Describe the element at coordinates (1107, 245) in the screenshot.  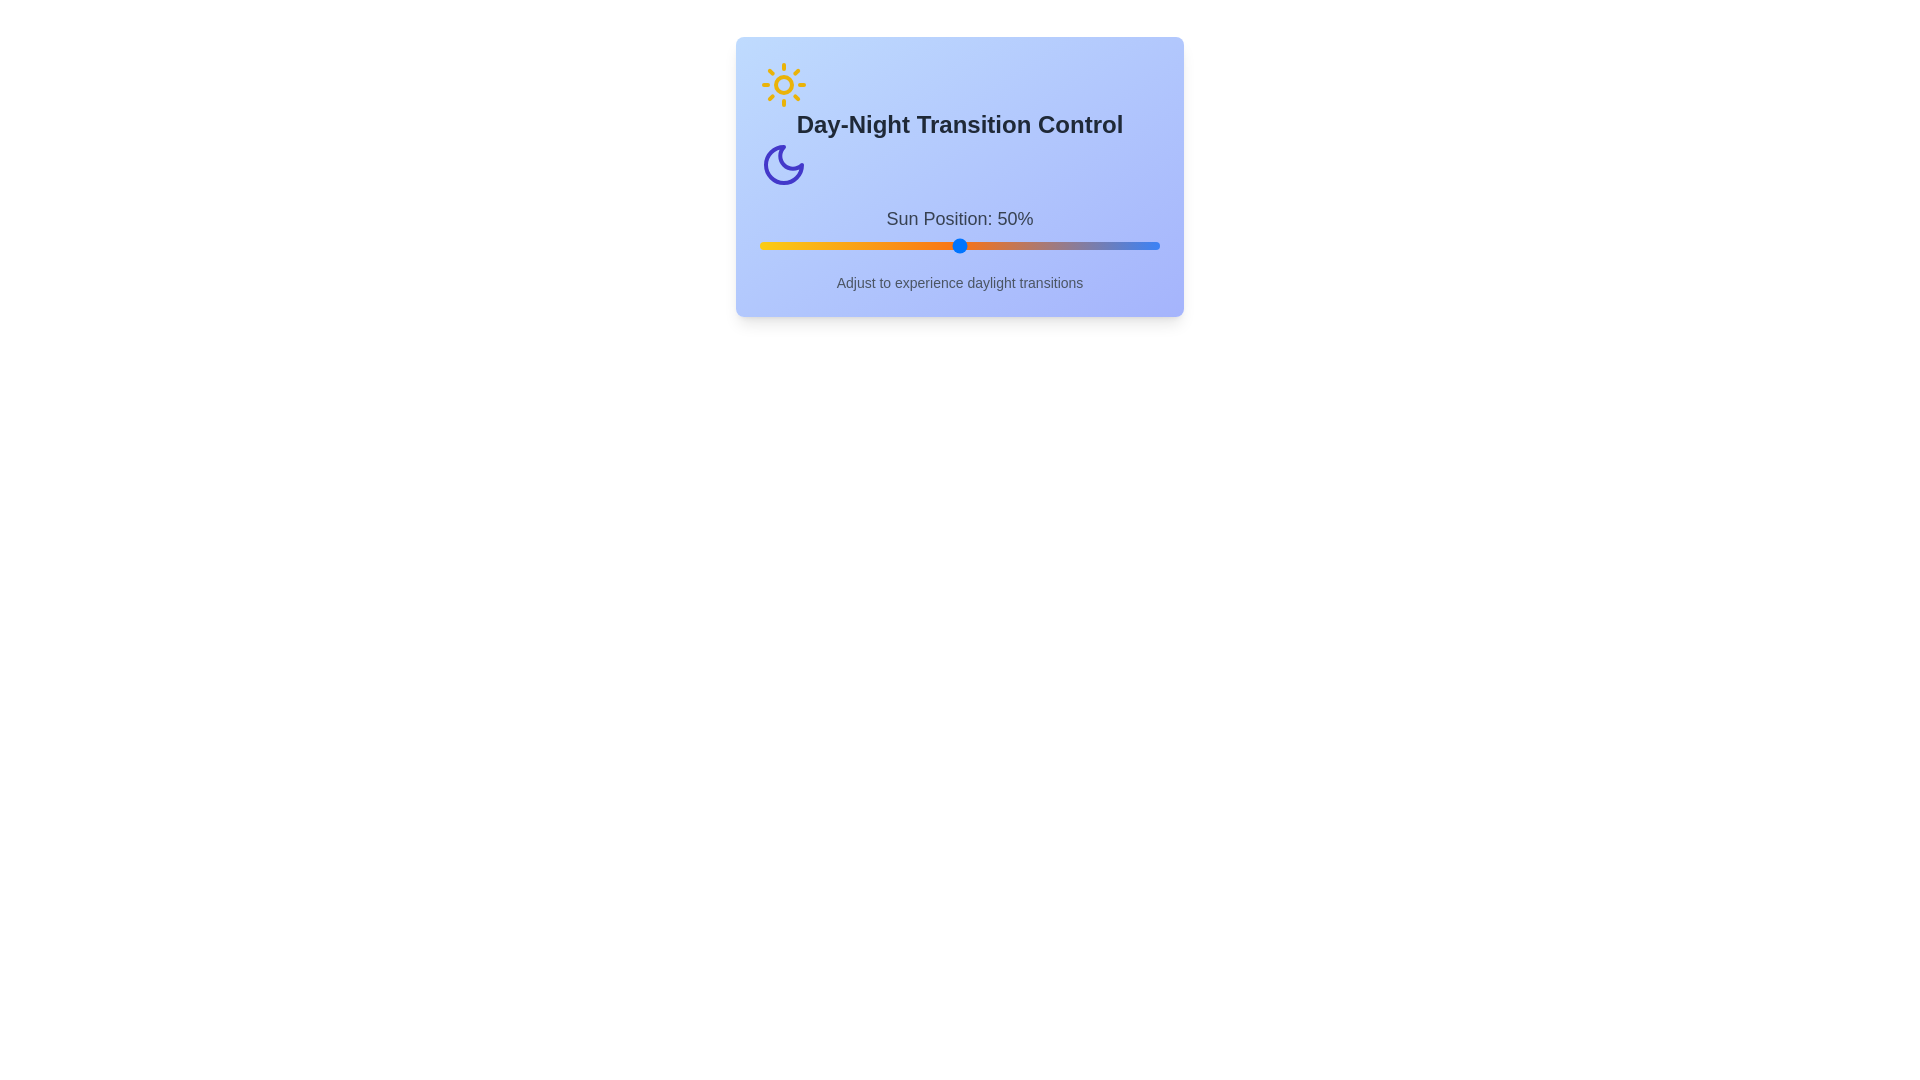
I see `the sun position to 87% by clicking on the slider track` at that location.